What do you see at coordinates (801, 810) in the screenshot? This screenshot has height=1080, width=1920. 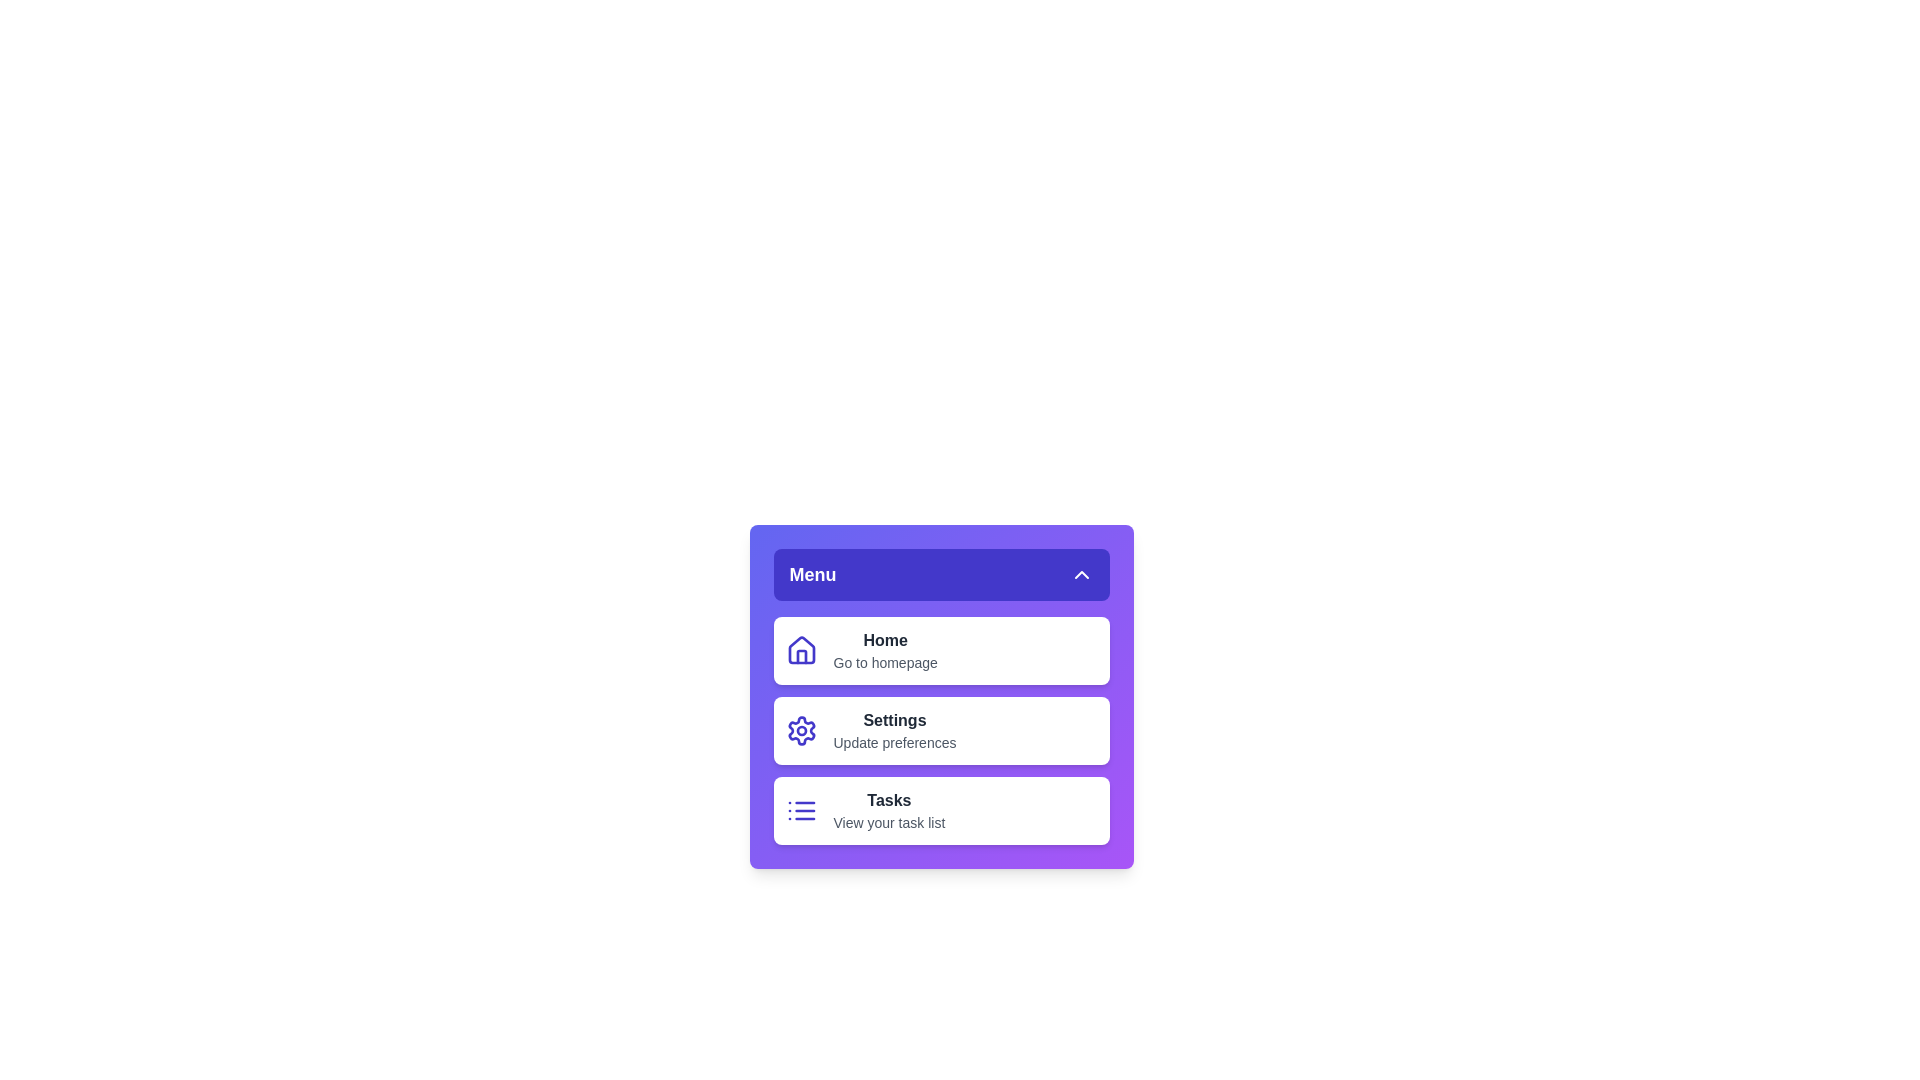 I see `the Tasks icon to inspect its visual feedback` at bounding box center [801, 810].